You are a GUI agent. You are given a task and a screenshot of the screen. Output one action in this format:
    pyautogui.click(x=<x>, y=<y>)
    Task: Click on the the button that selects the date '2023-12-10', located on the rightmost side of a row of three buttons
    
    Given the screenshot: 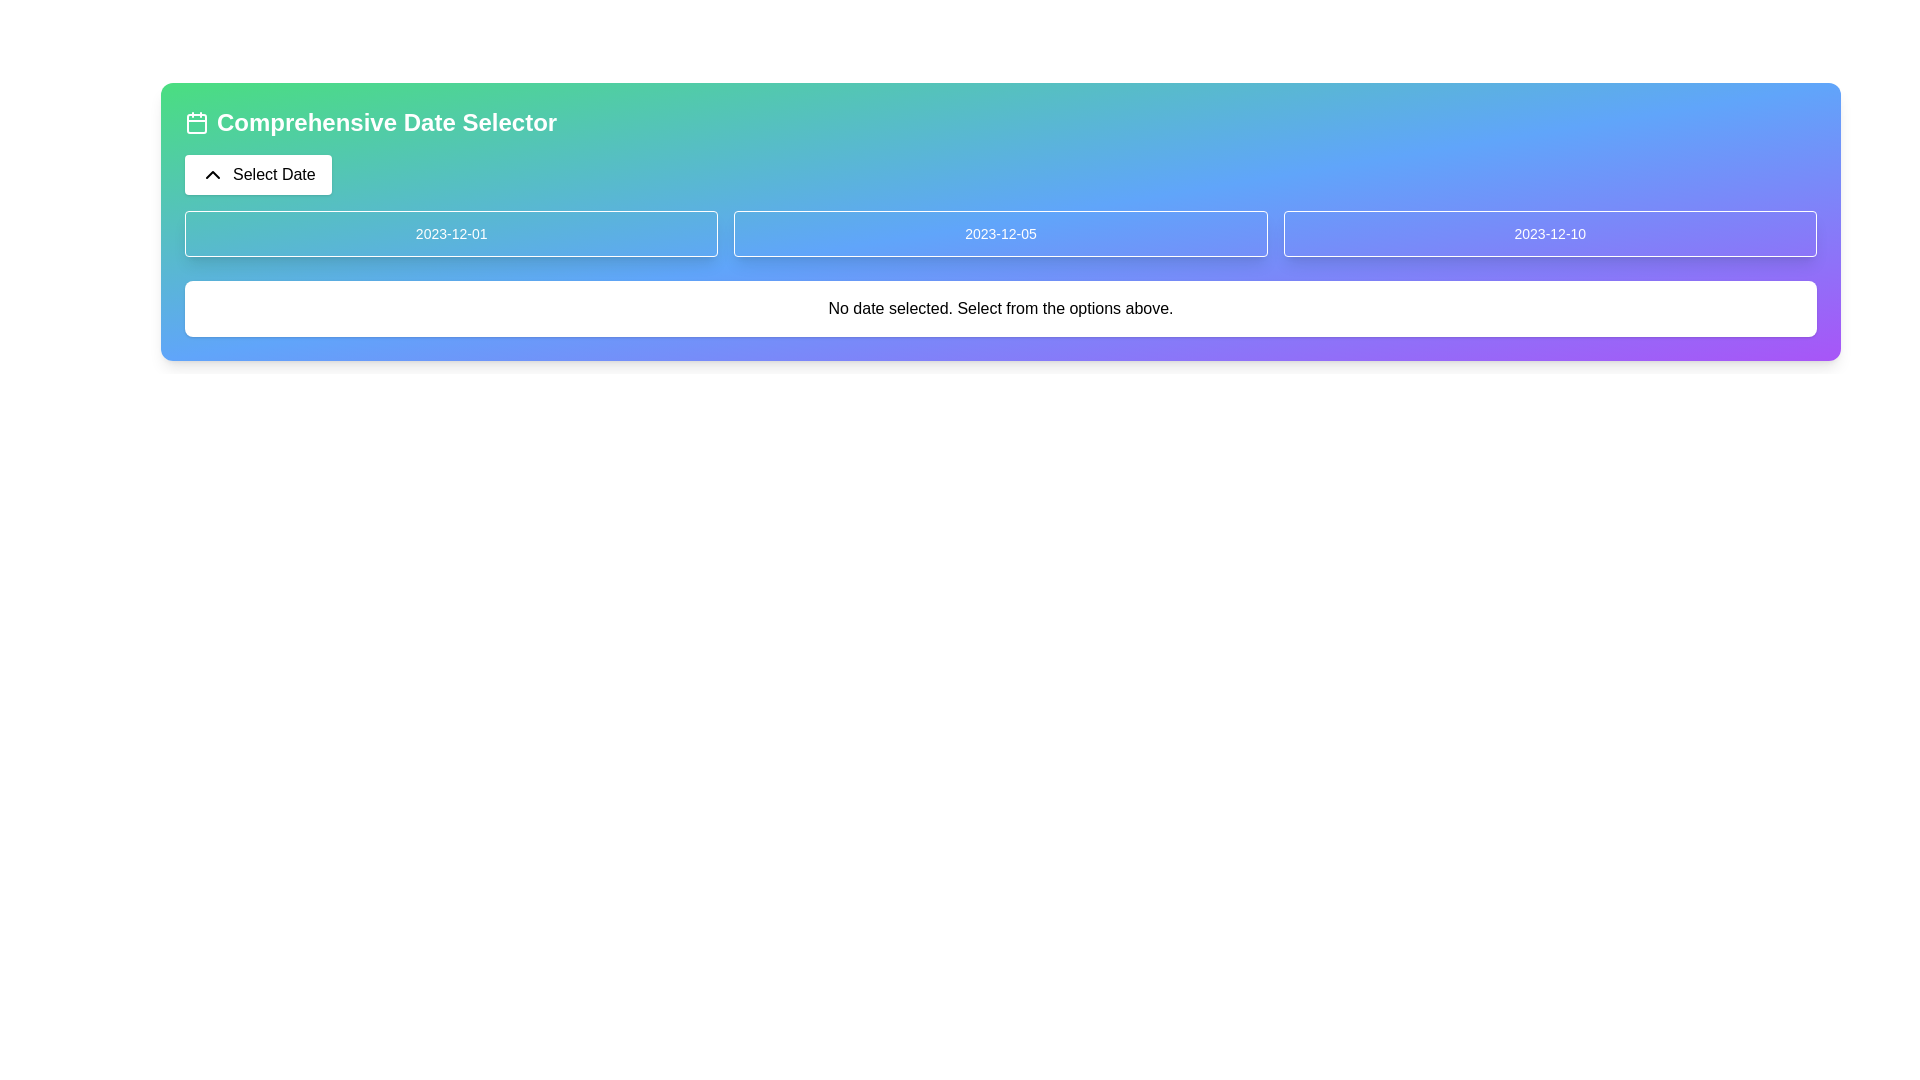 What is the action you would take?
    pyautogui.click(x=1549, y=233)
    